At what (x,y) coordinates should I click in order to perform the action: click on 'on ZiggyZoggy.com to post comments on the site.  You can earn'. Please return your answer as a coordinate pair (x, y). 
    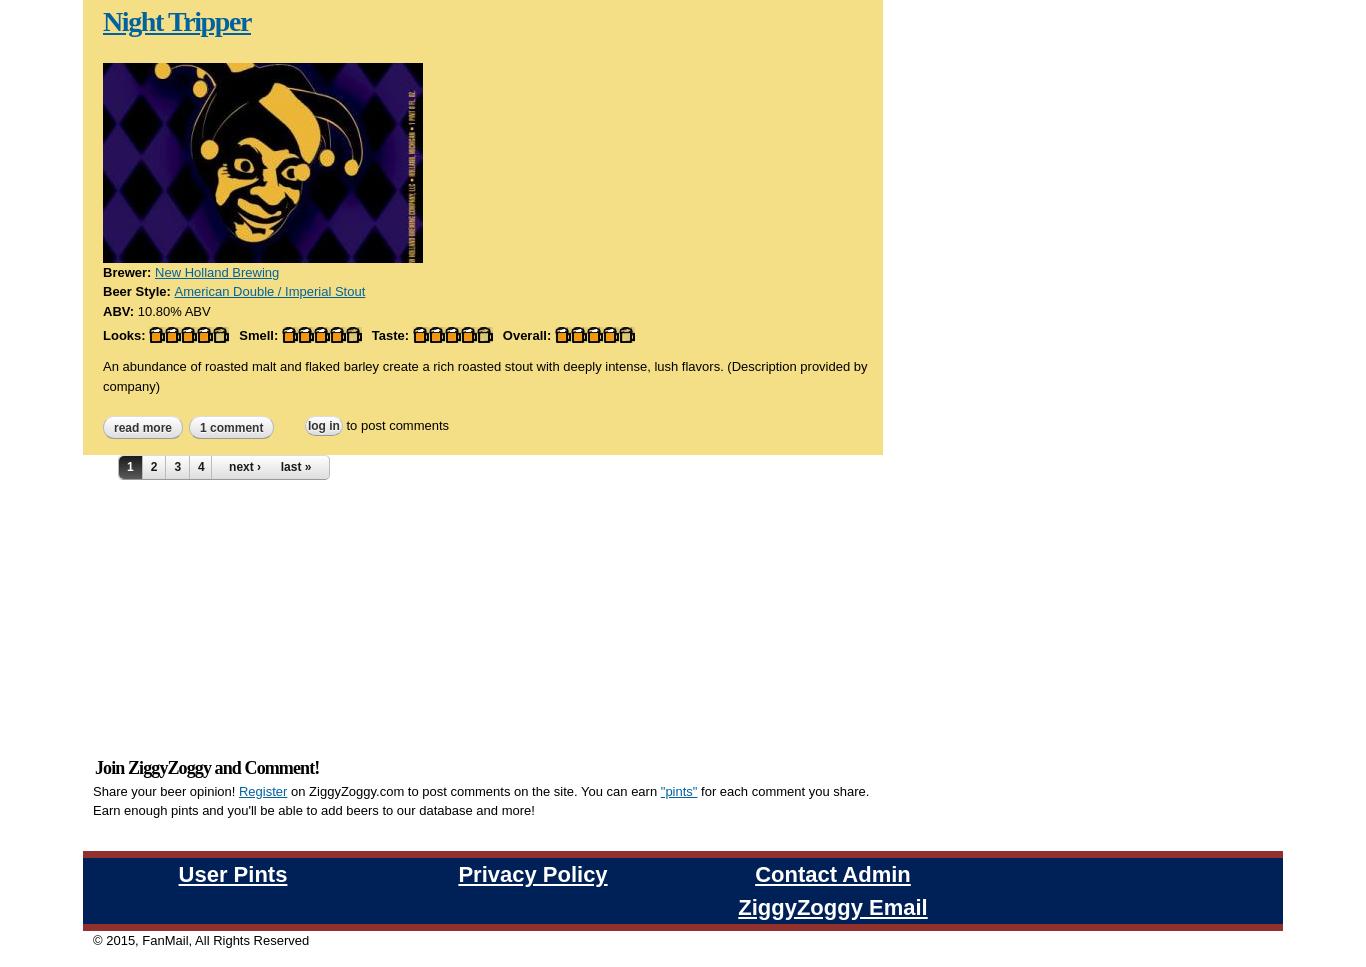
    Looking at the image, I should click on (286, 554).